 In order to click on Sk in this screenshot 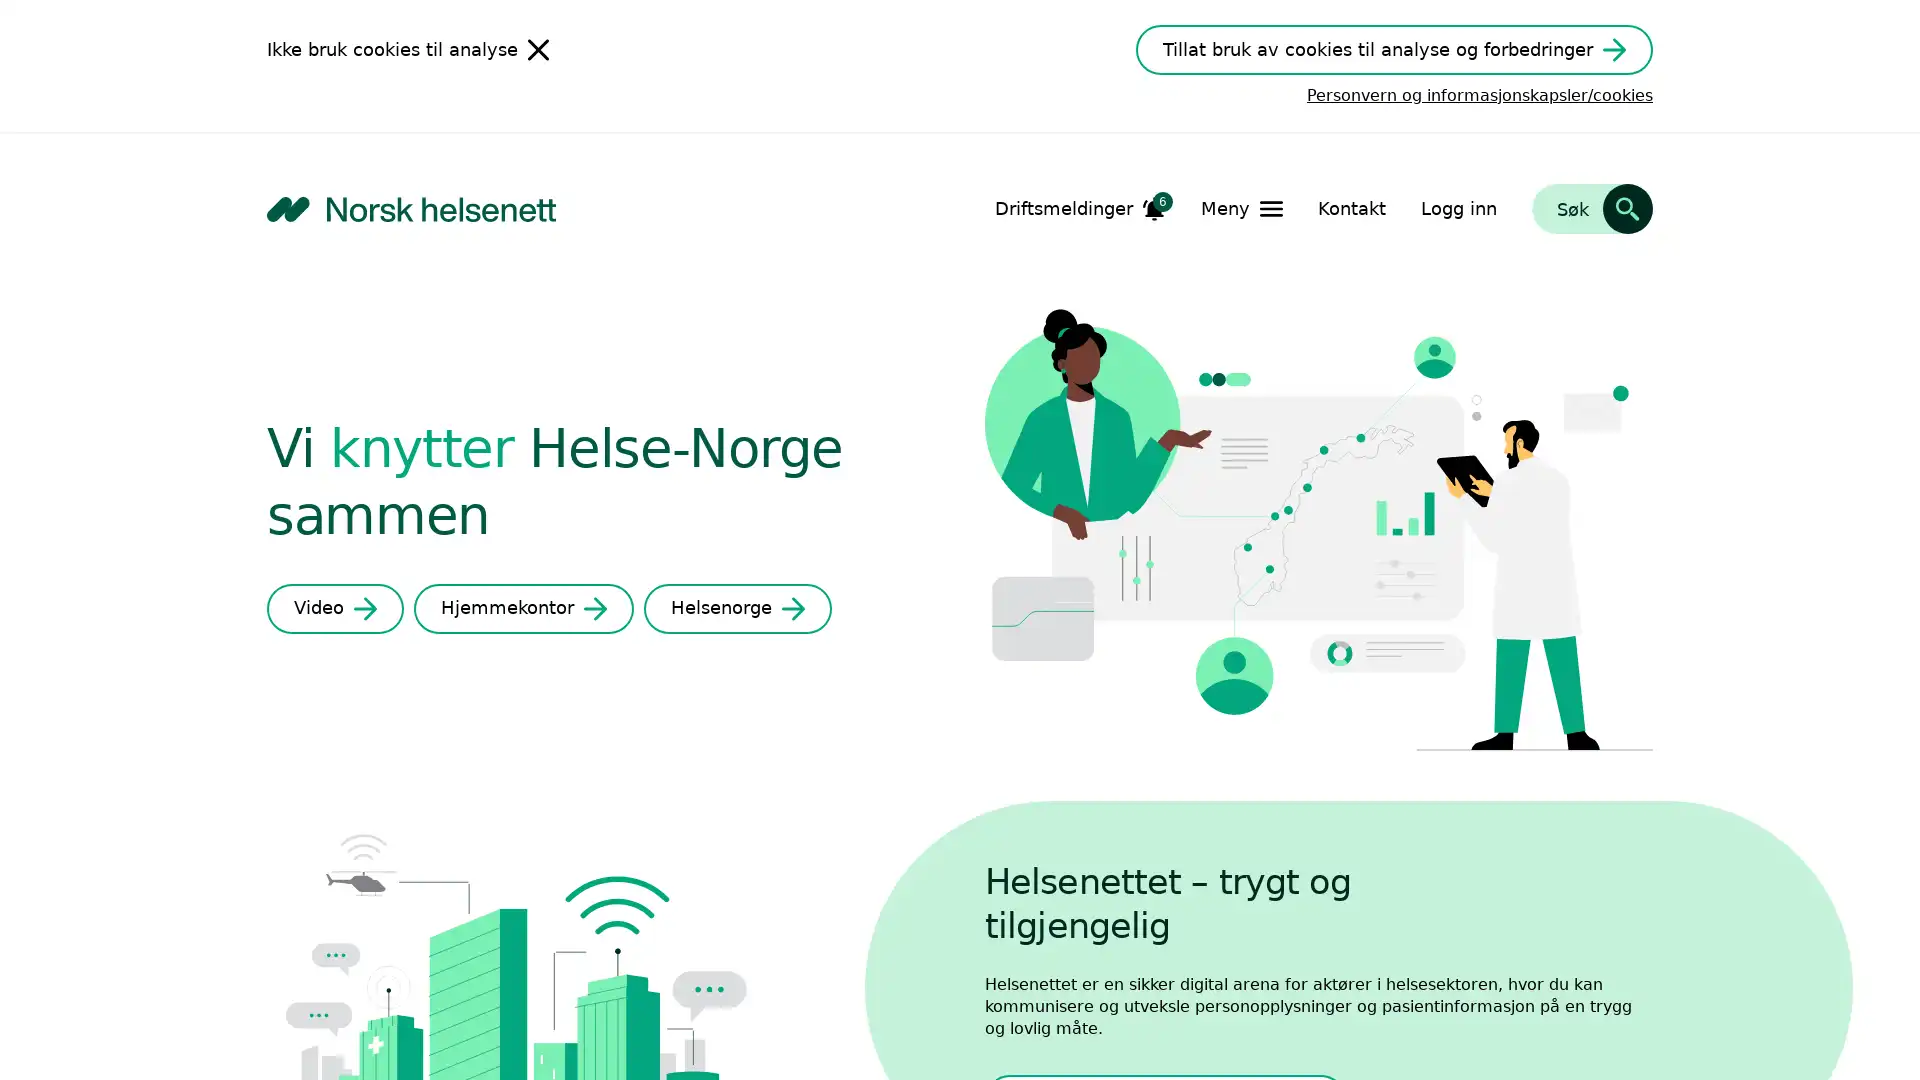, I will do `click(1627, 208)`.